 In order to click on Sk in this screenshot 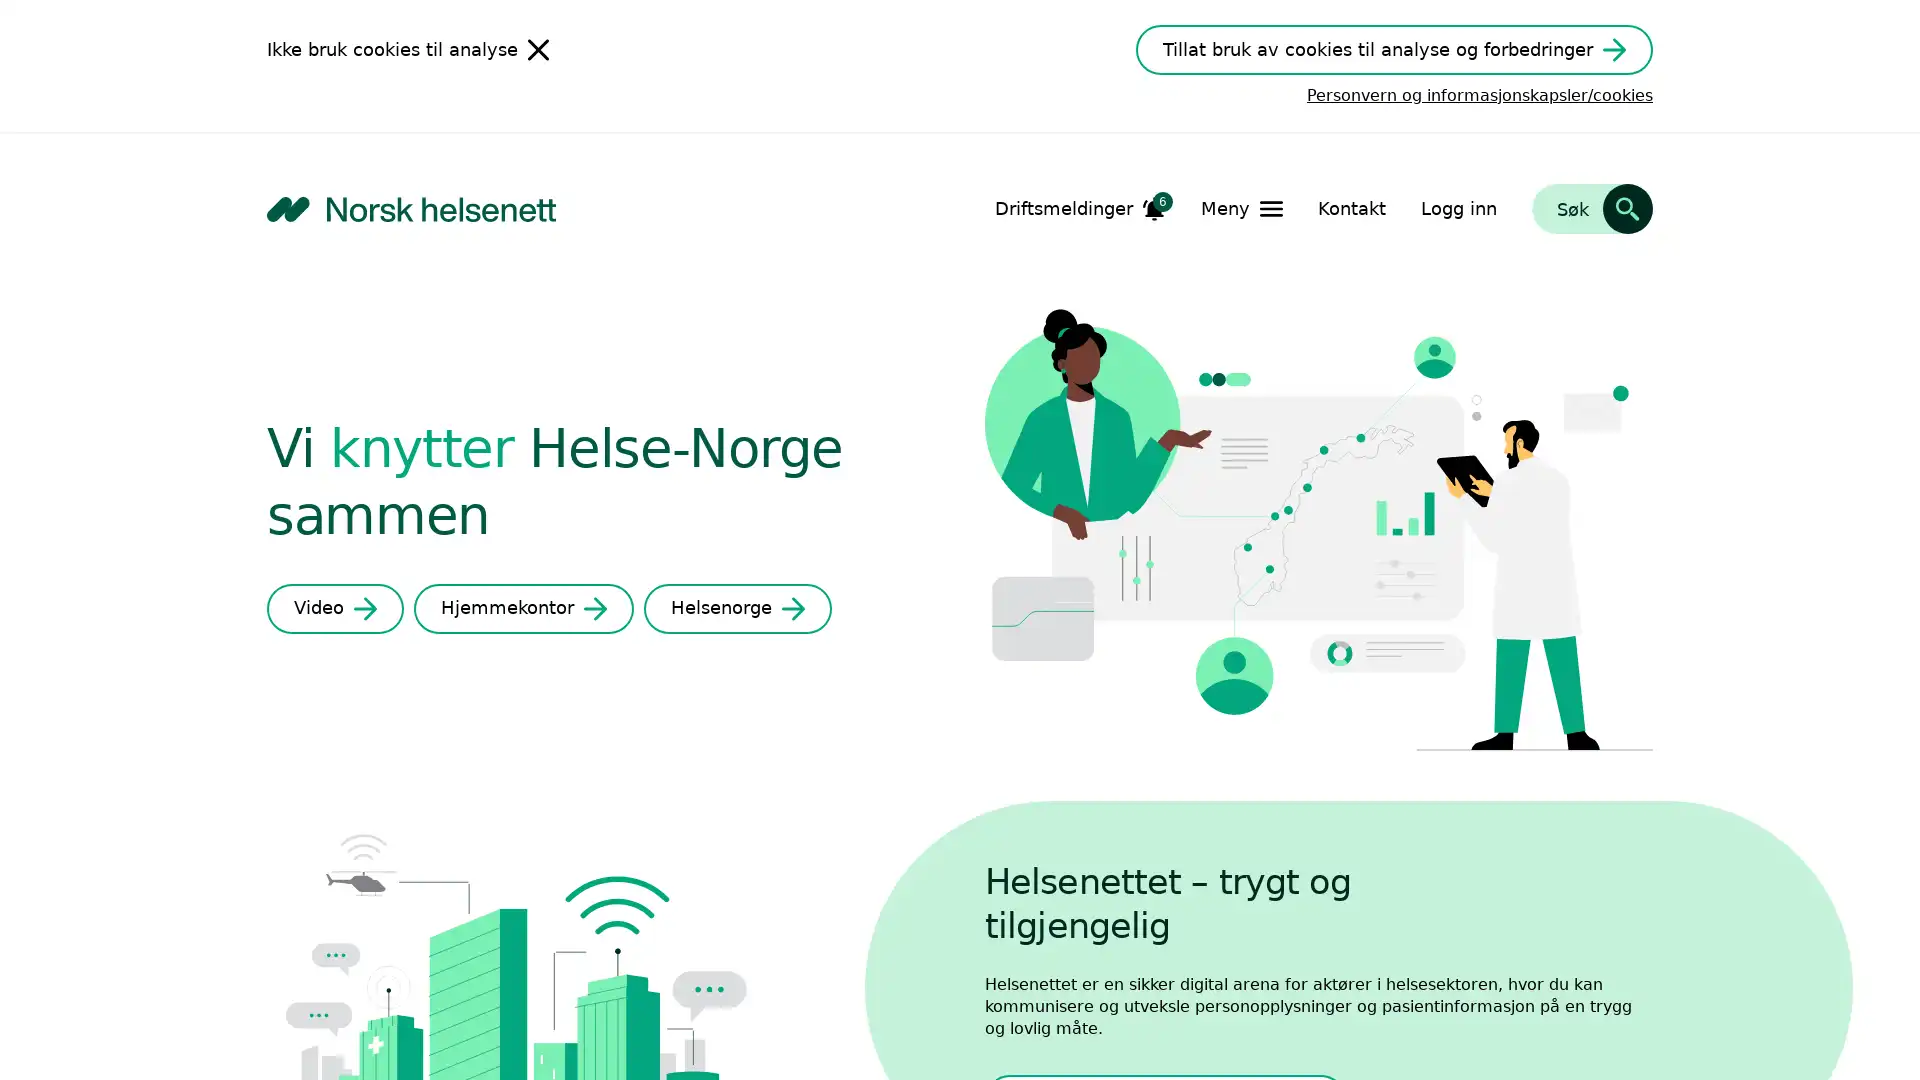, I will do `click(1627, 208)`.